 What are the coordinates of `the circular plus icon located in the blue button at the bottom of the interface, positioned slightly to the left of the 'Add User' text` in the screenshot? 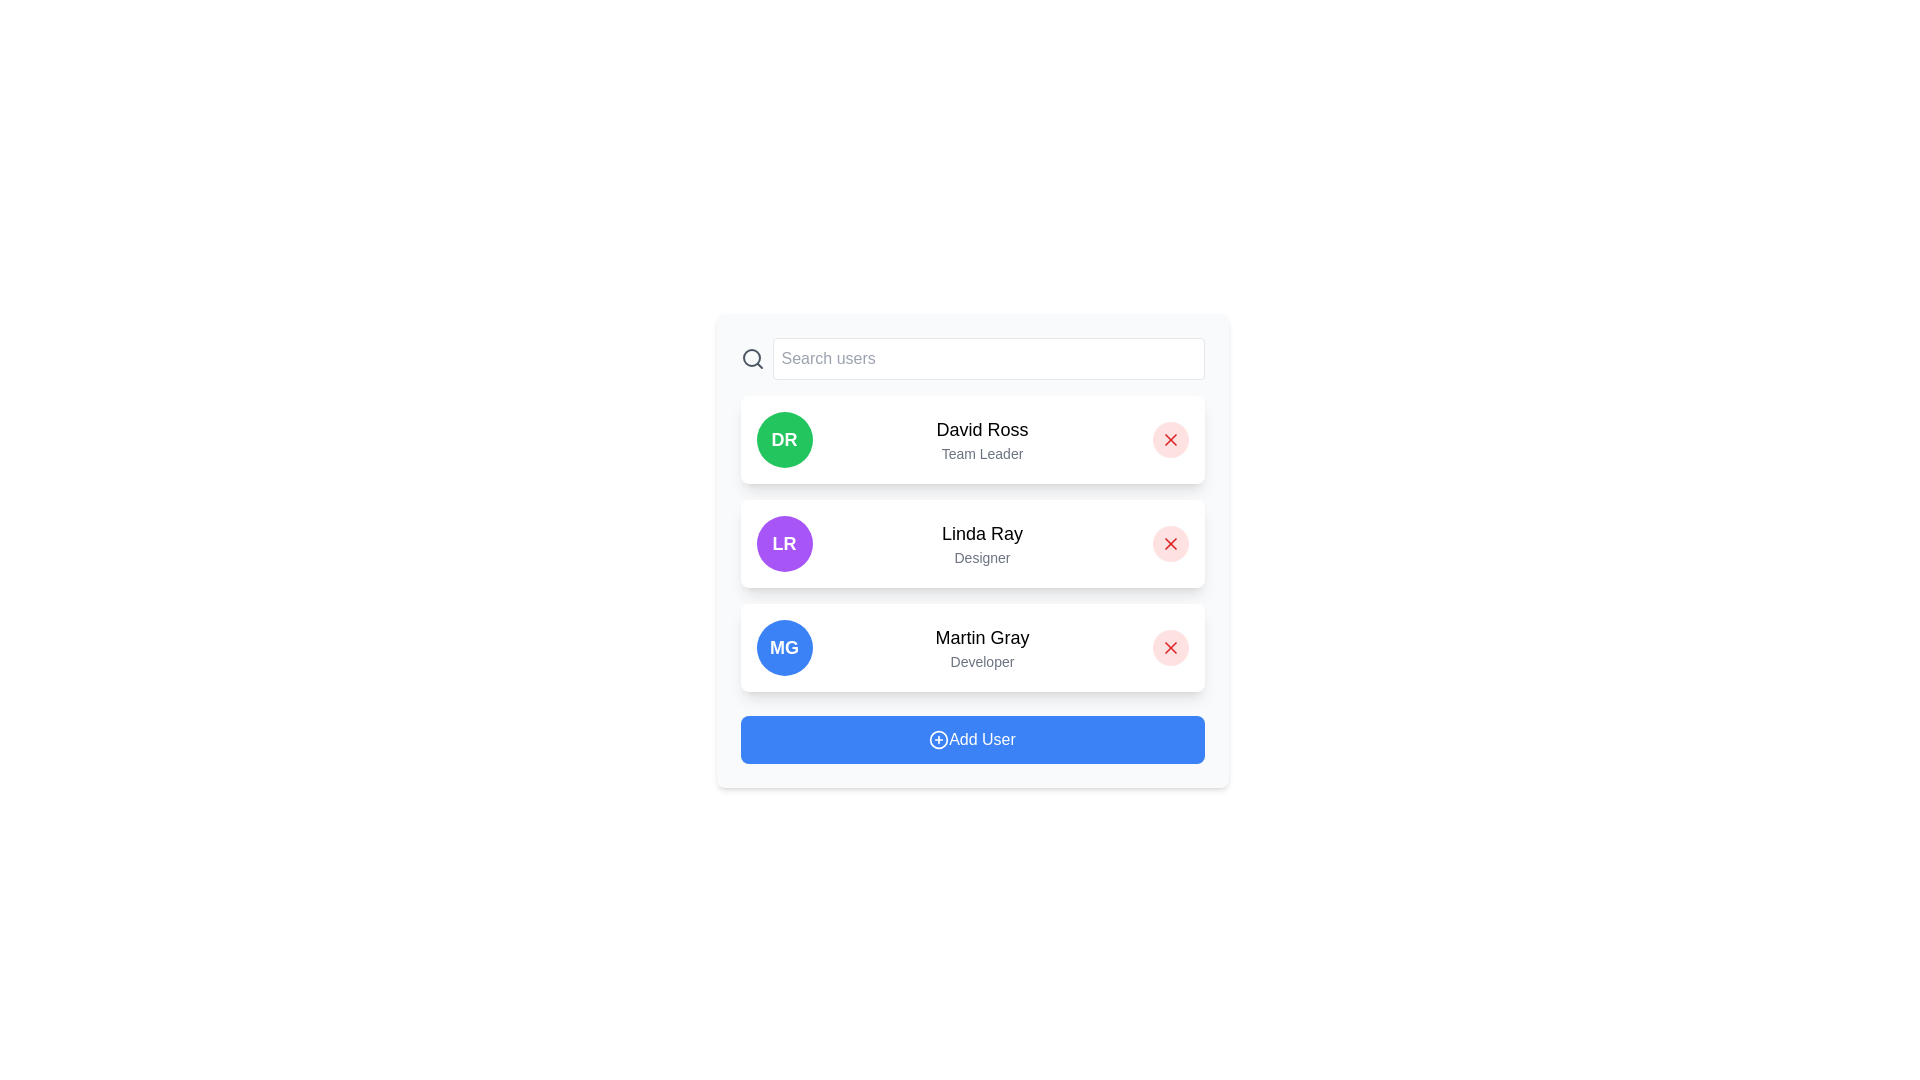 It's located at (938, 740).